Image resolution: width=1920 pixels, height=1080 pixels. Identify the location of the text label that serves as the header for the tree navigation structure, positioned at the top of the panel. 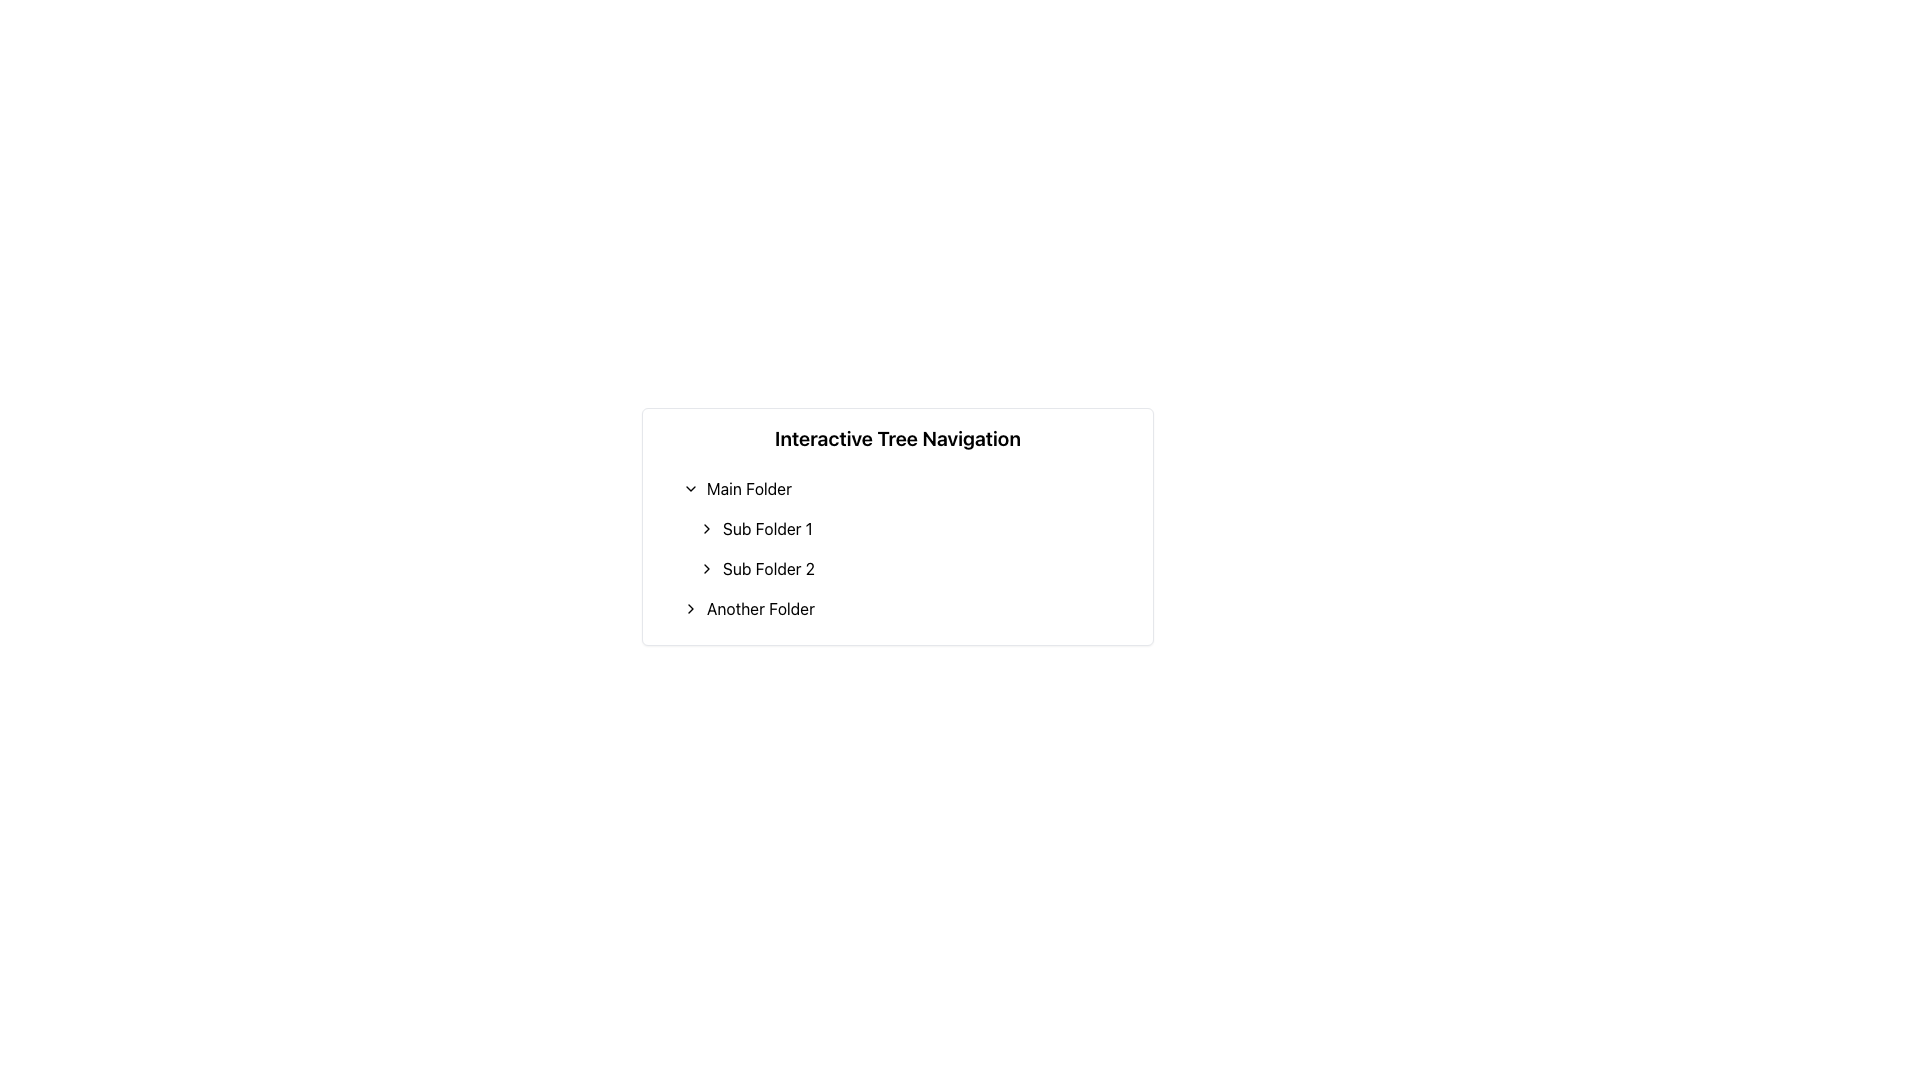
(896, 438).